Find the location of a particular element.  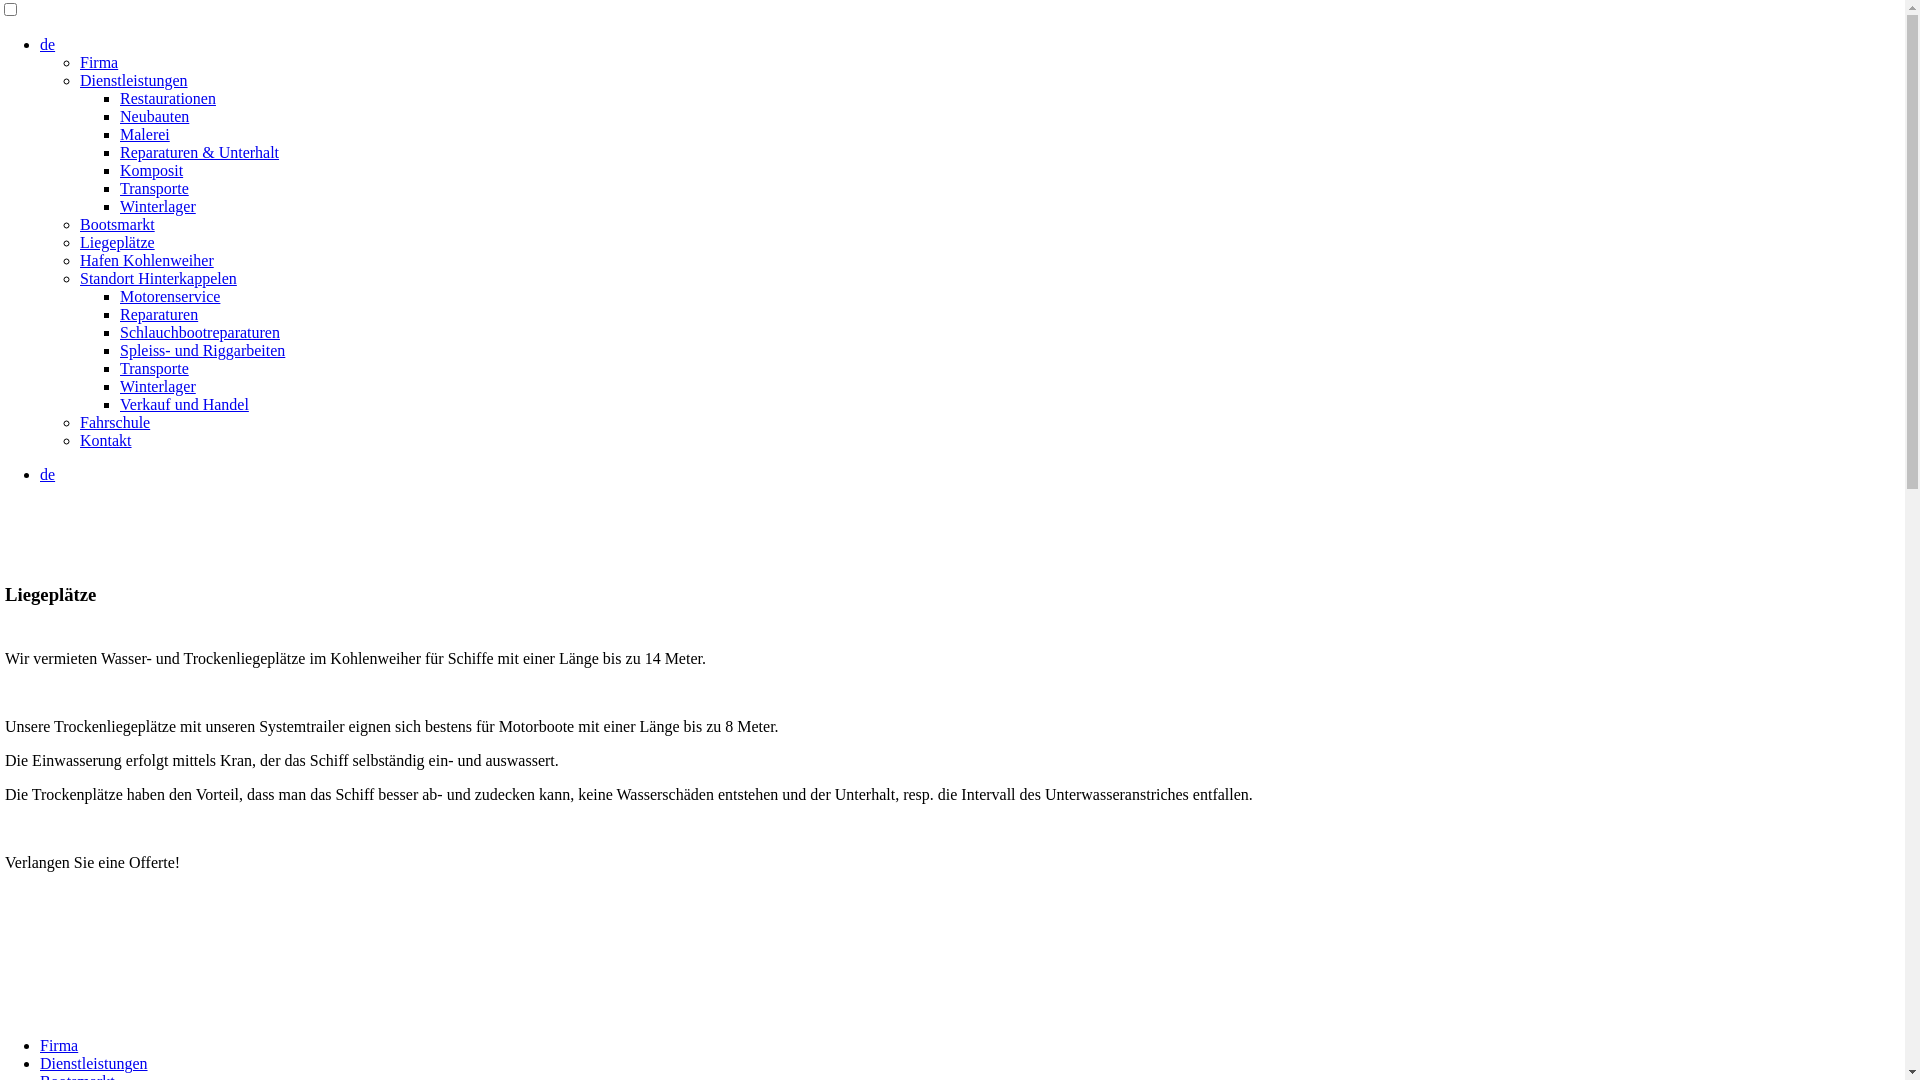

'Transporte' is located at coordinates (153, 368).